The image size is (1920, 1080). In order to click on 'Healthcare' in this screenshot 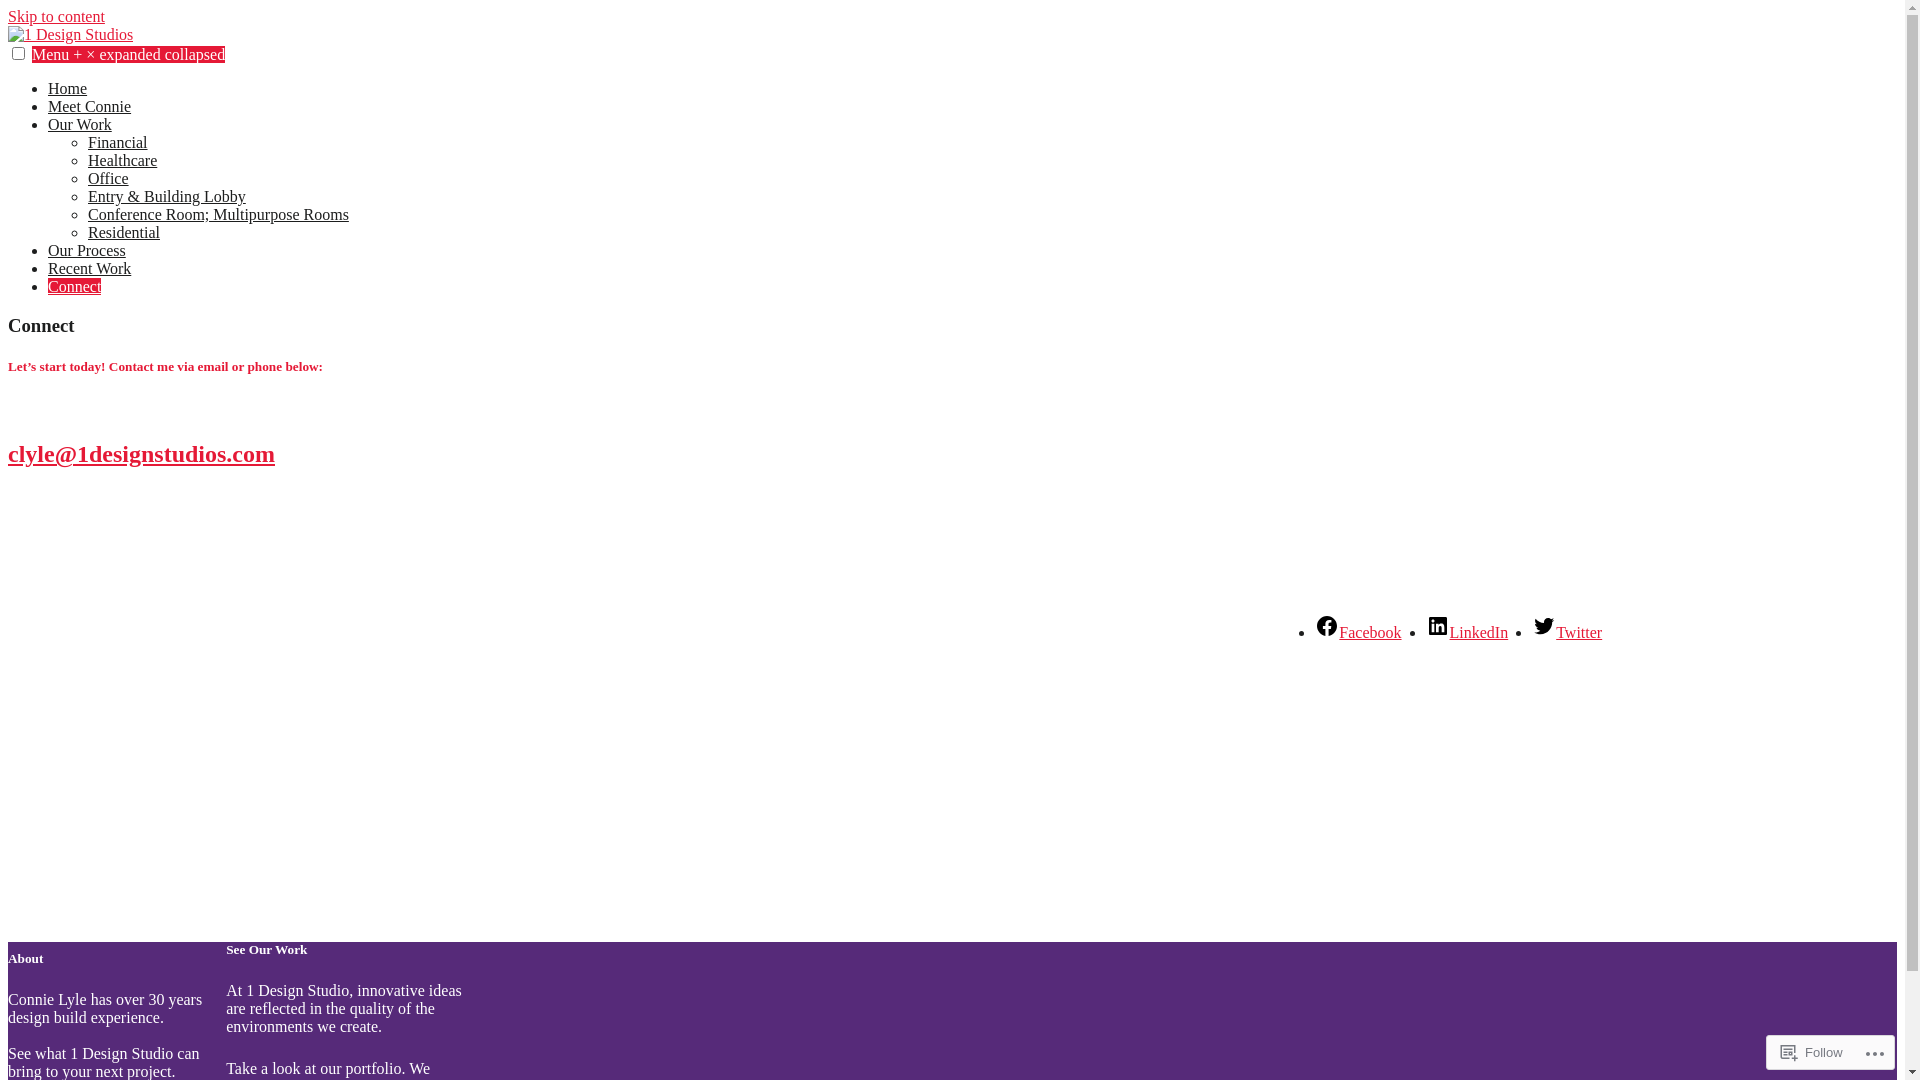, I will do `click(86, 159)`.